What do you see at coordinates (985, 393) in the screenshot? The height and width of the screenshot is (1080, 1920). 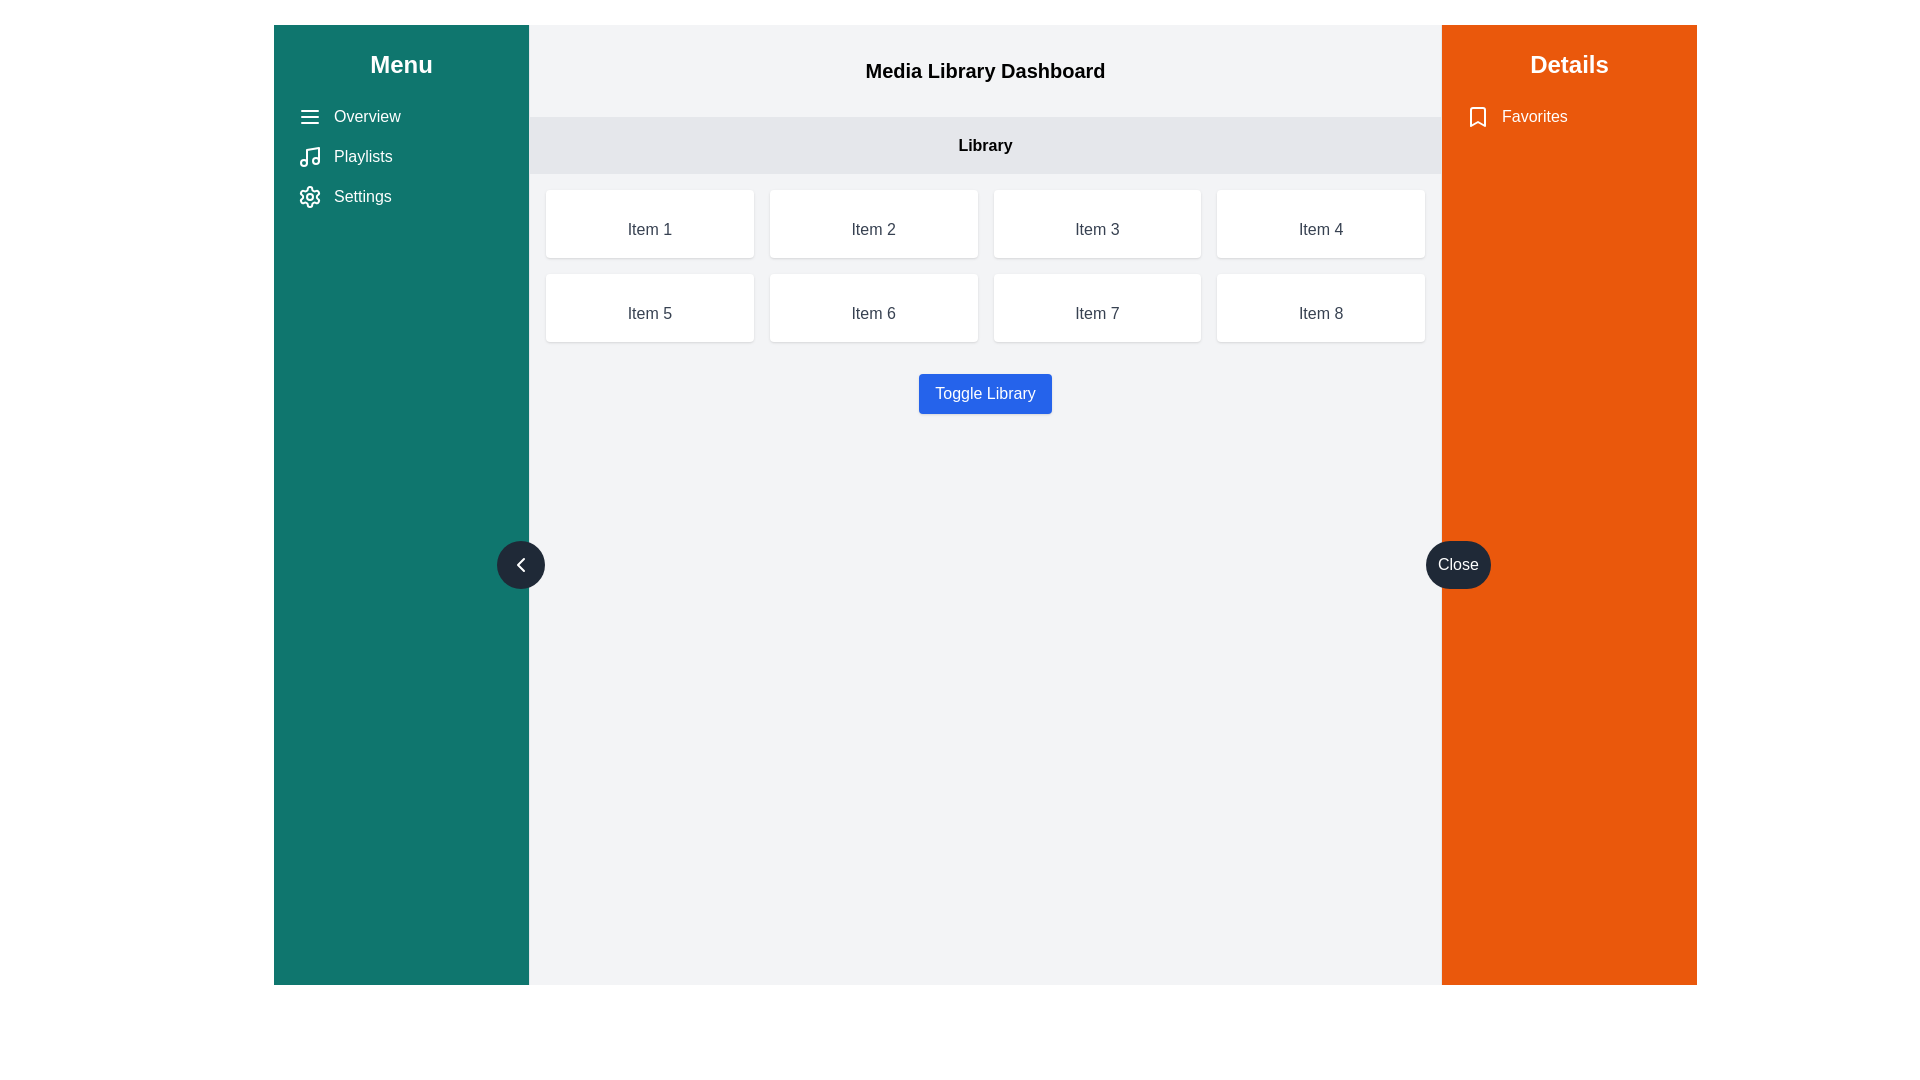 I see `the 'Toggle Library' button` at bounding box center [985, 393].